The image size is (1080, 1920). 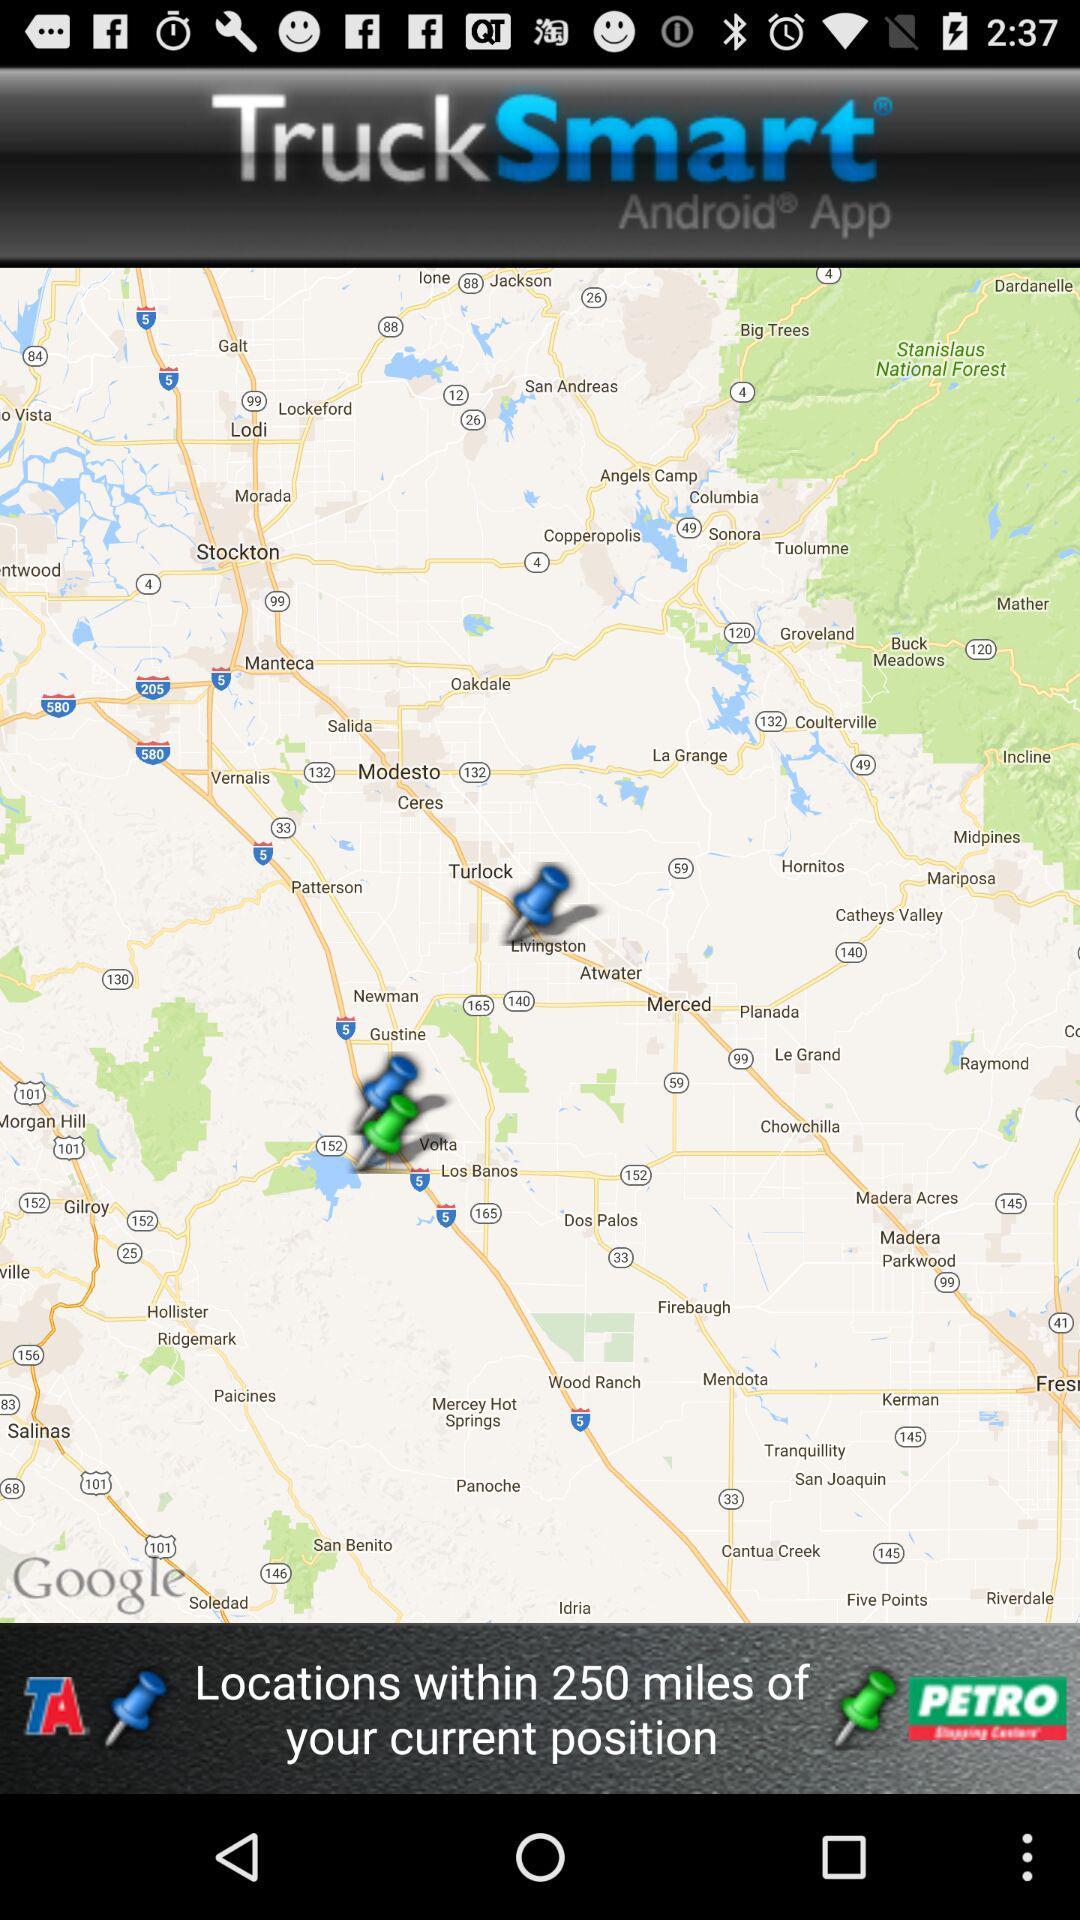 What do you see at coordinates (540, 944) in the screenshot?
I see `item at the center` at bounding box center [540, 944].